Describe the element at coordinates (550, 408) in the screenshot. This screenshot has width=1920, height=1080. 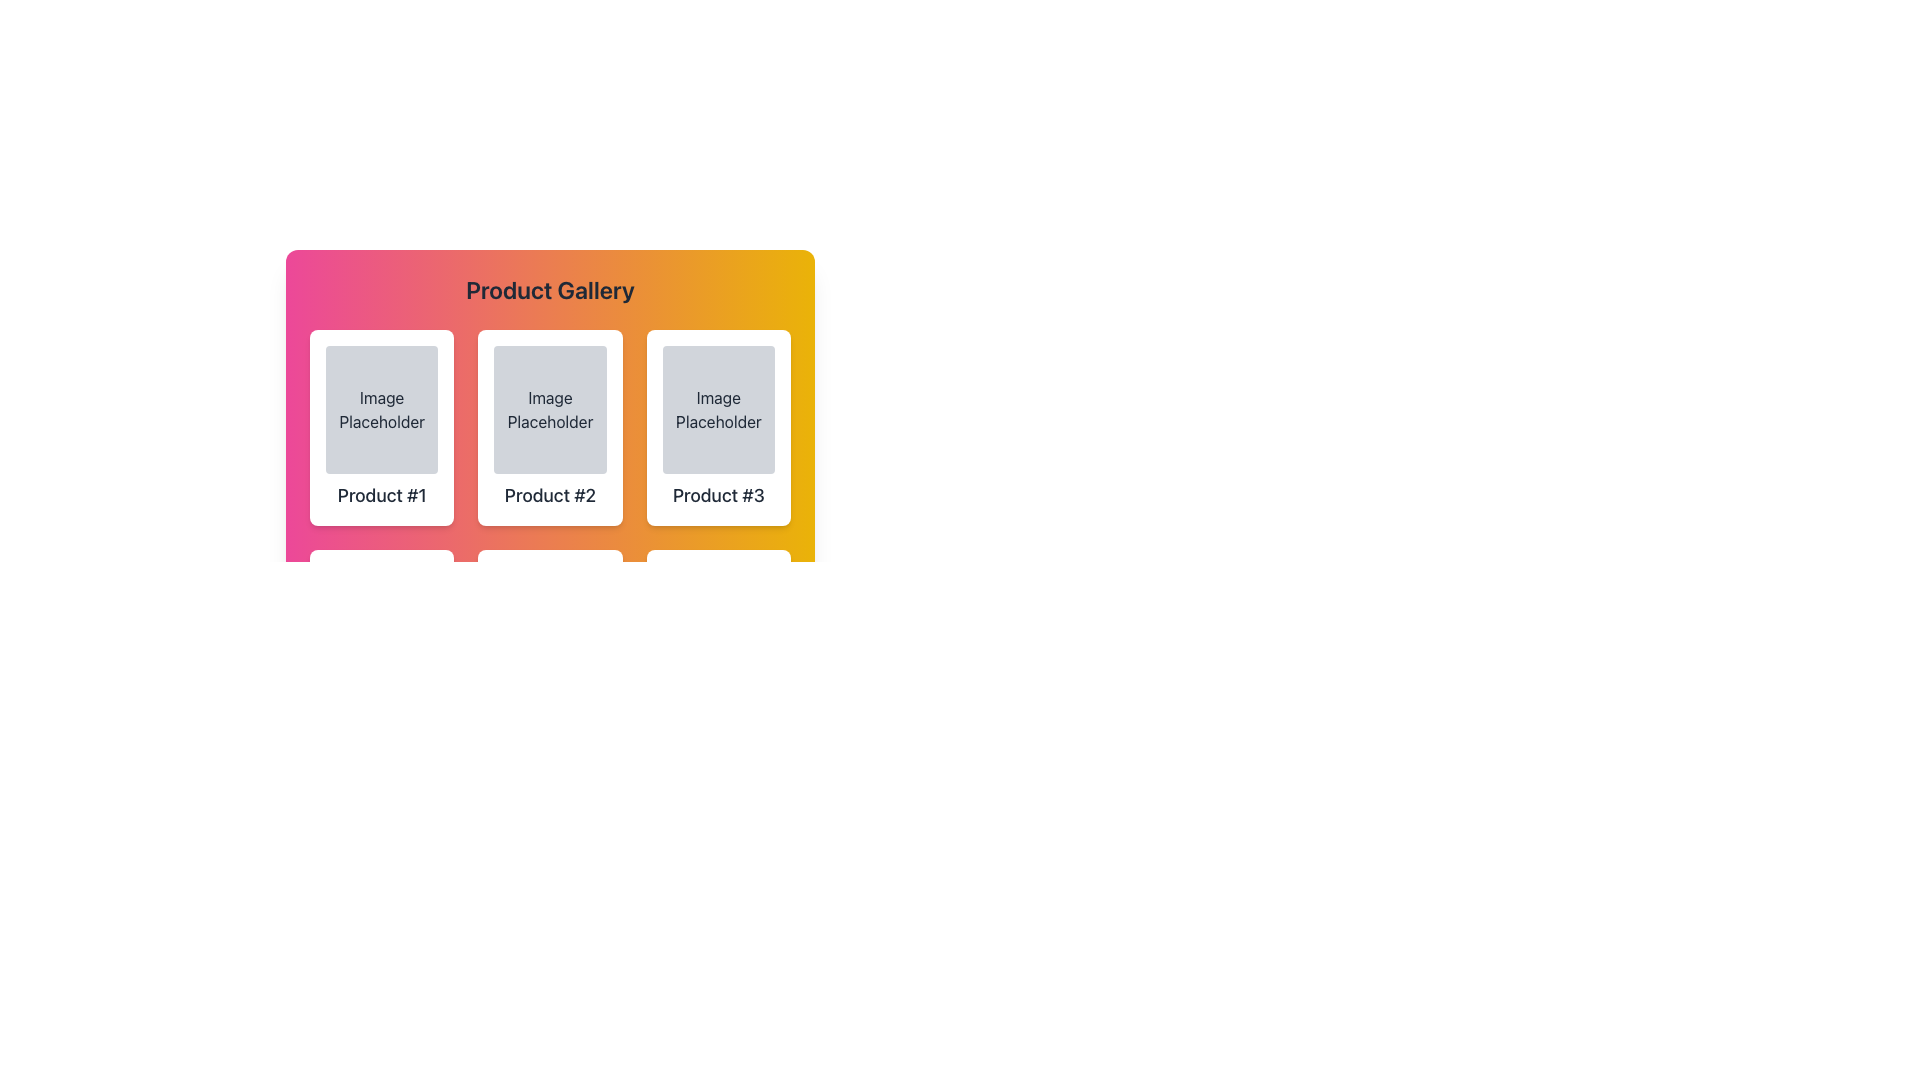
I see `the 'Image Placeholder' element, which has a light gray background and is centered above the text 'Product #2'` at that location.